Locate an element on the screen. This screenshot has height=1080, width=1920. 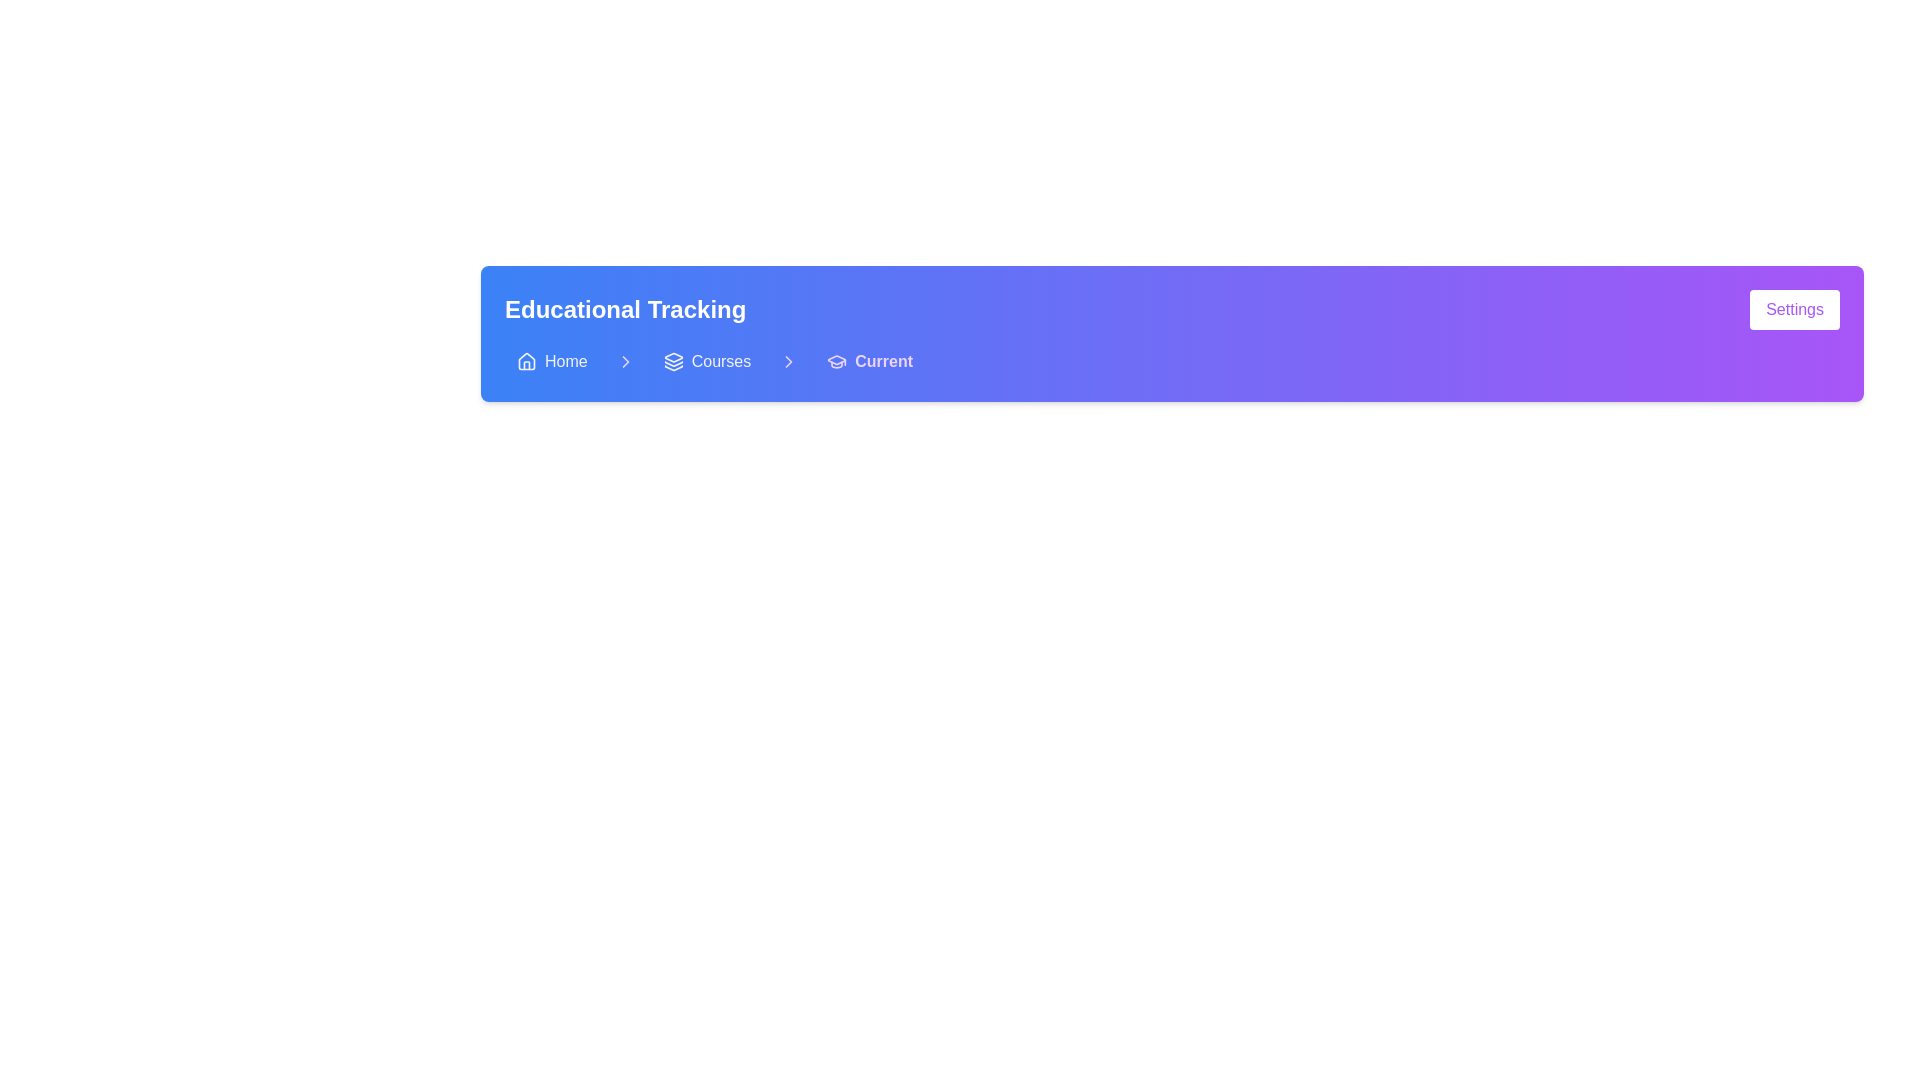
the first icon in the navigation breadcrumb area that represents a layered or hierarchical concept to interact with its functionality is located at coordinates (673, 356).